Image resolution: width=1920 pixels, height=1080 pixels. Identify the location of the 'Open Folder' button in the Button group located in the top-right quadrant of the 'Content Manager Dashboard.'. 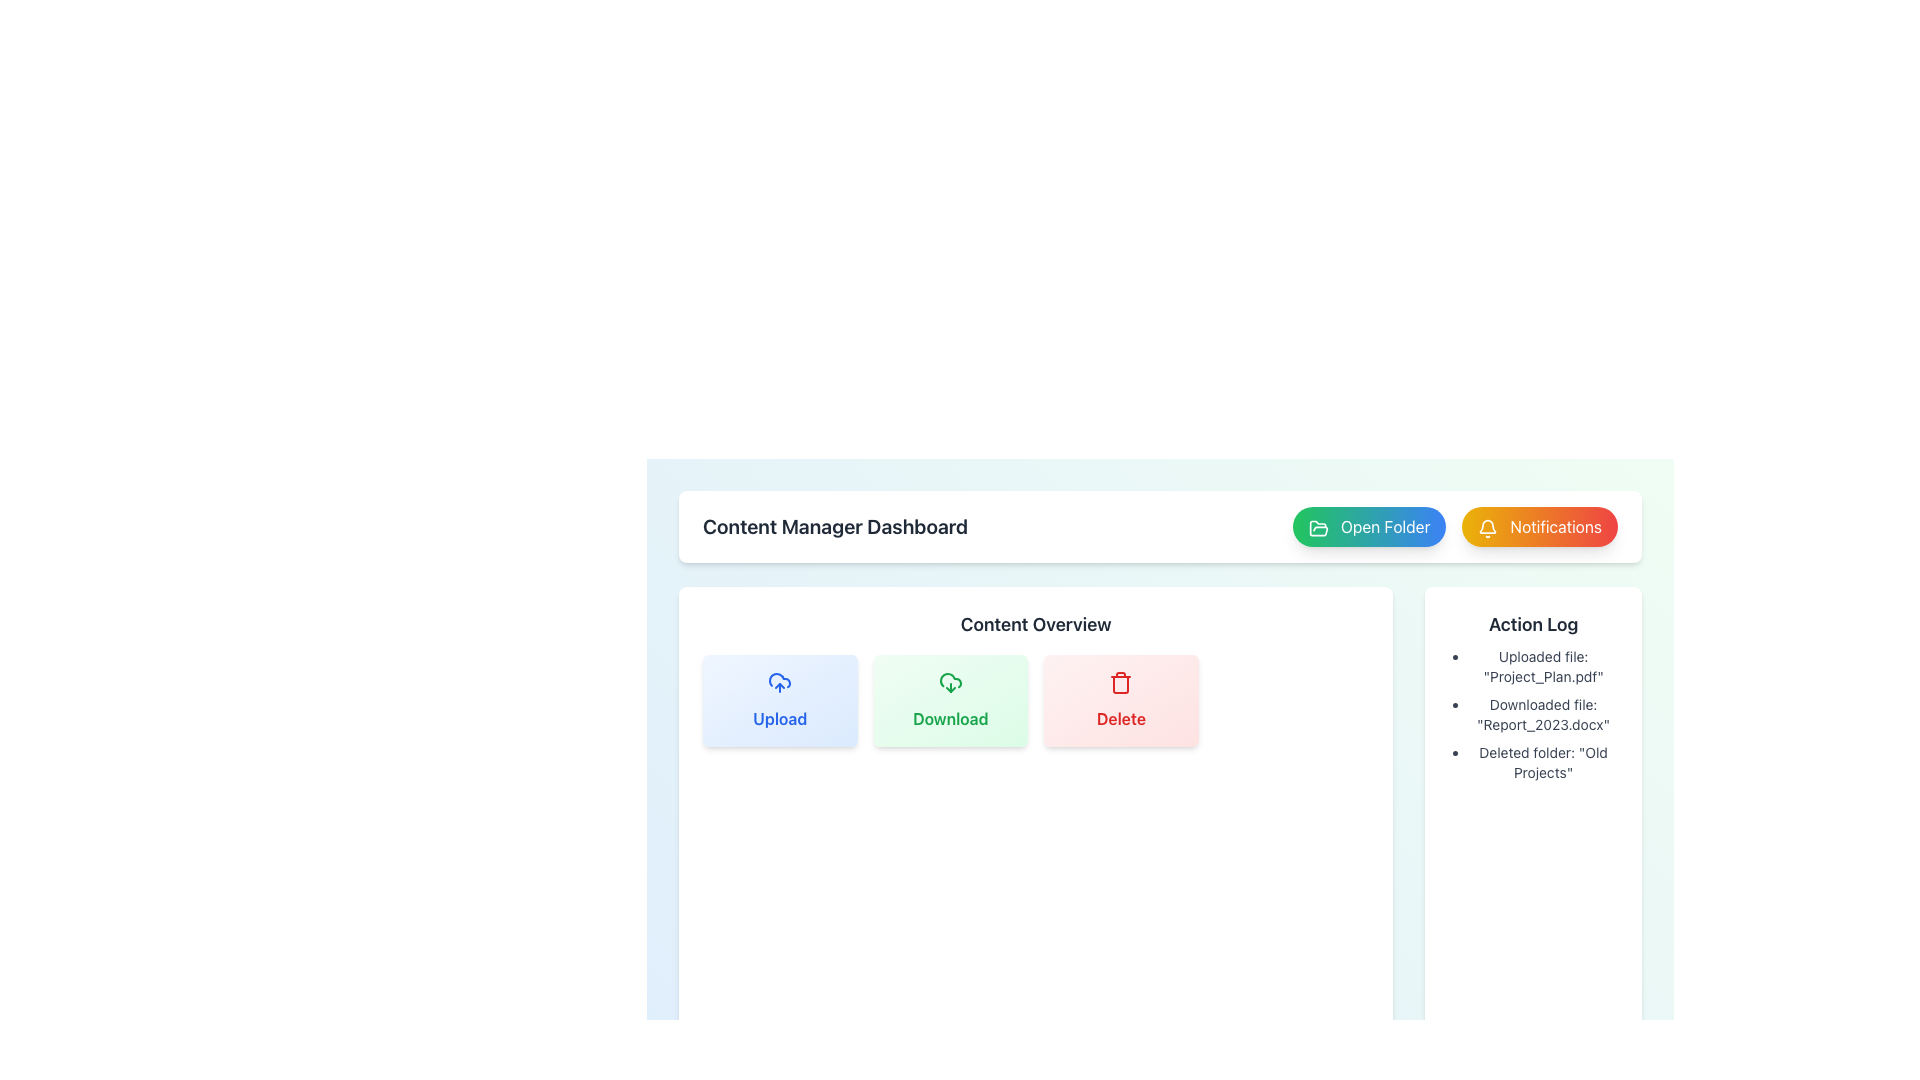
(1455, 526).